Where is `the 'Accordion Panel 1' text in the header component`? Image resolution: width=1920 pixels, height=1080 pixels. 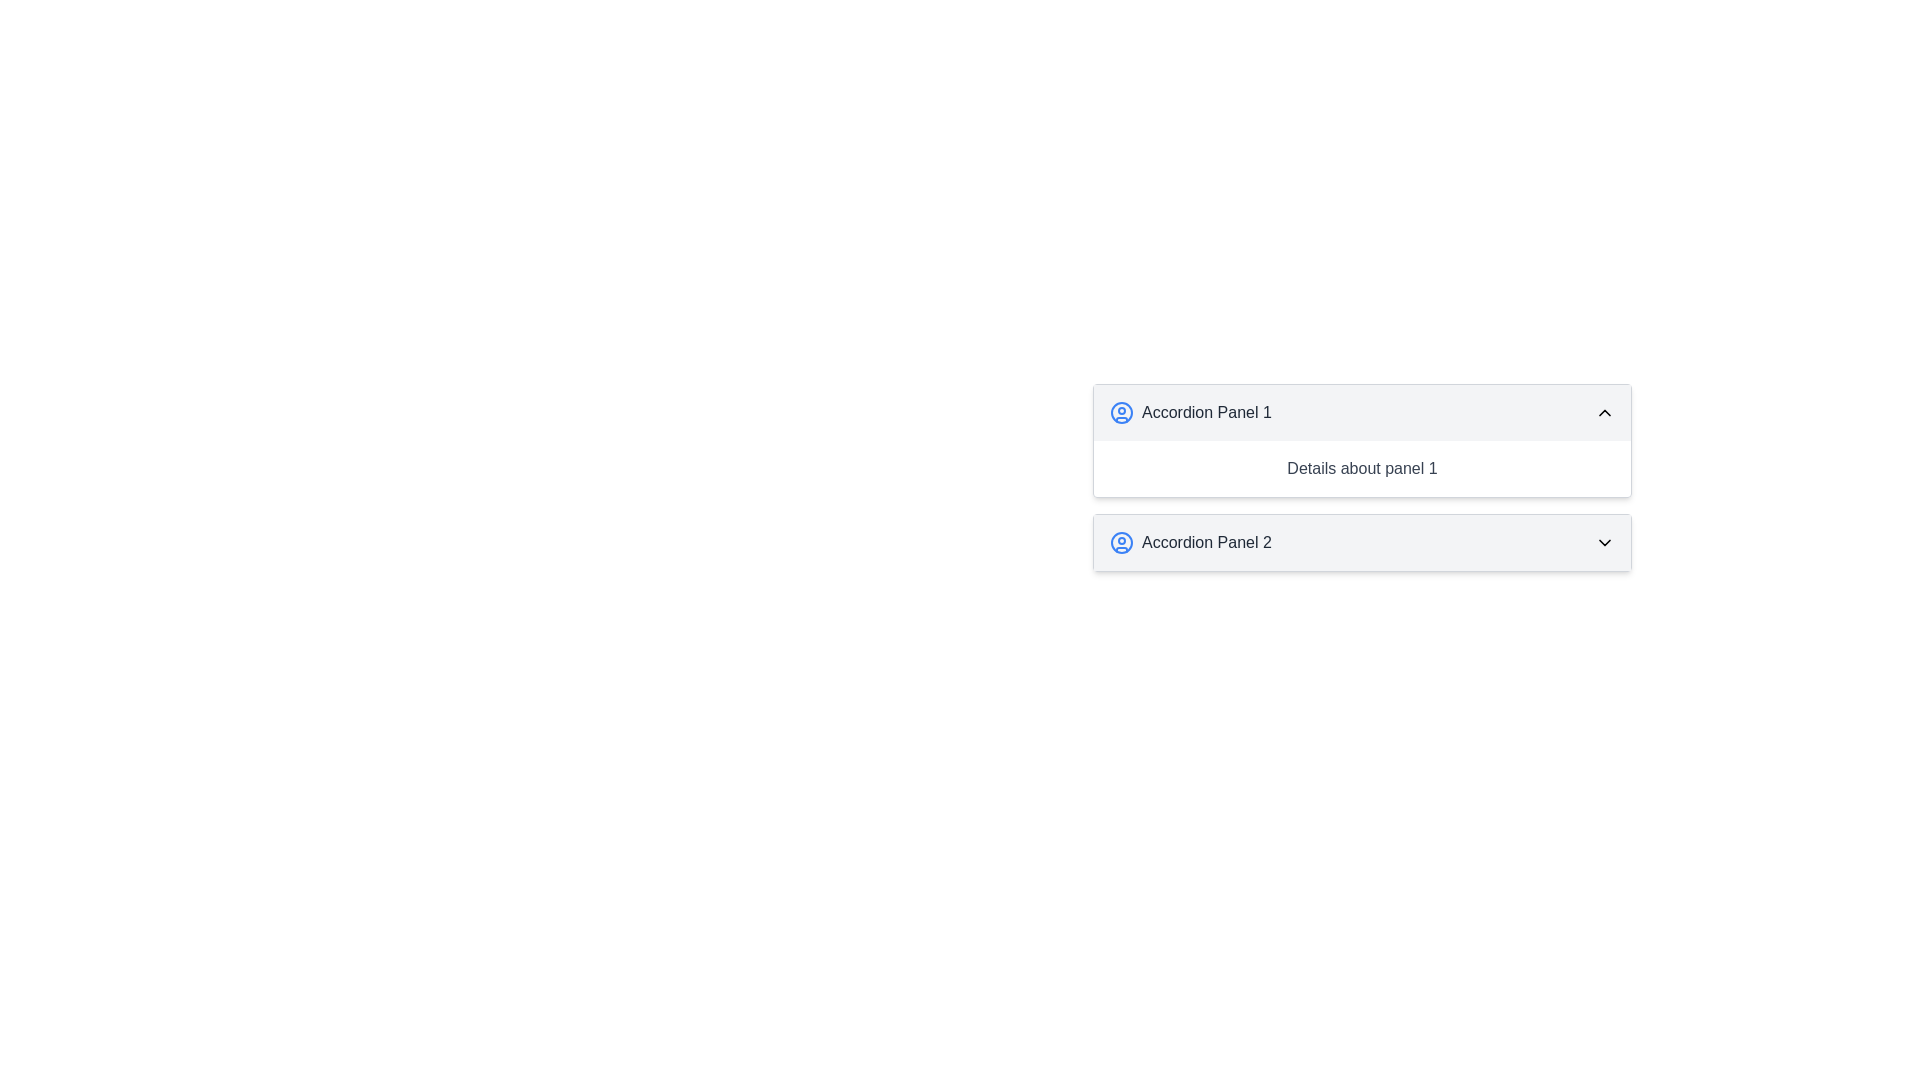 the 'Accordion Panel 1' text in the header component is located at coordinates (1190, 411).